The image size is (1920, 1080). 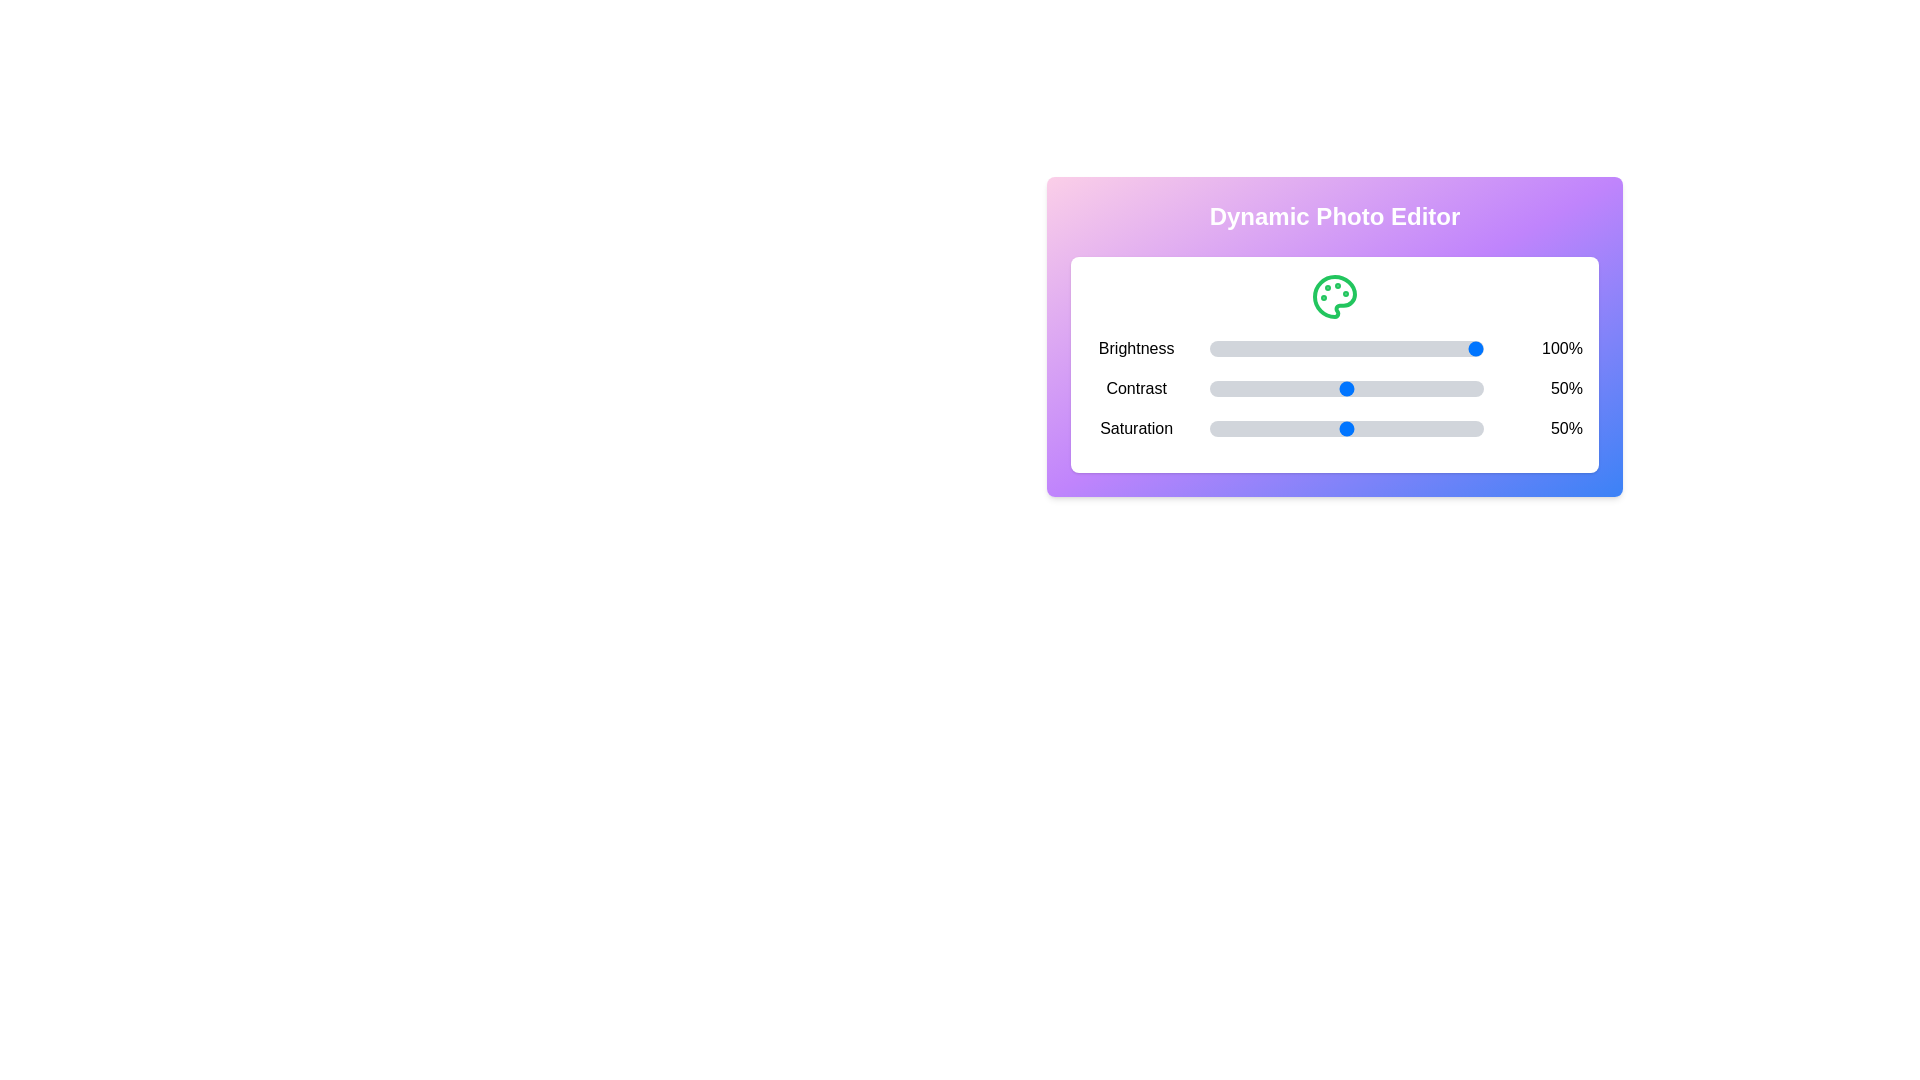 I want to click on the Contrast slider to set its value to 83, so click(x=1436, y=389).